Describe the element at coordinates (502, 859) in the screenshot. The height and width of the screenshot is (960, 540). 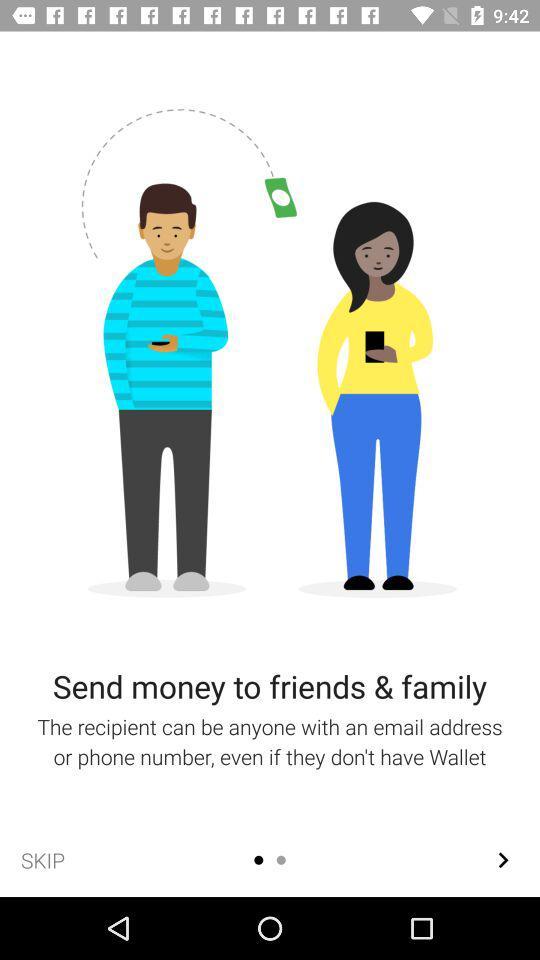
I see `the arrow_forward icon` at that location.